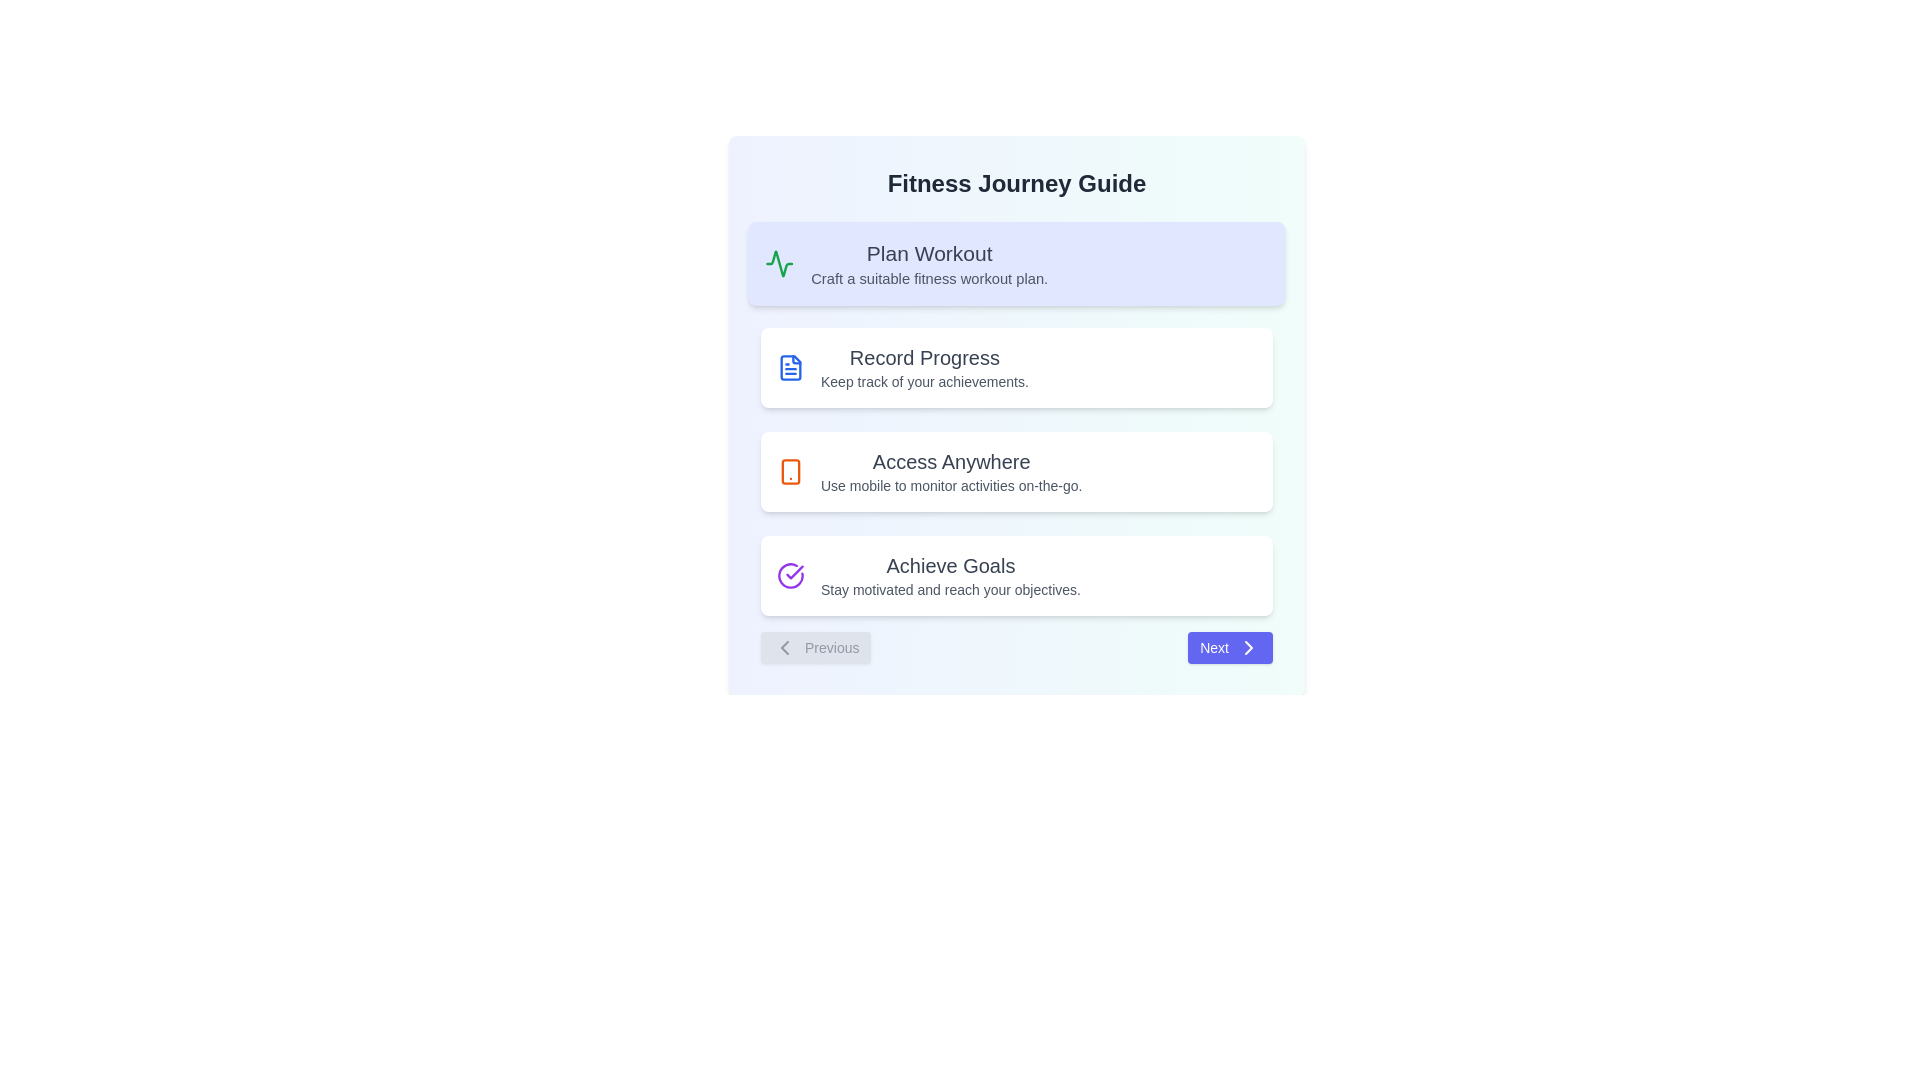  Describe the element at coordinates (778, 262) in the screenshot. I see `the green zigzag line SVG icon representing a waveform in the top-left corner of the 'Plan Workout' card to initiate an action` at that location.